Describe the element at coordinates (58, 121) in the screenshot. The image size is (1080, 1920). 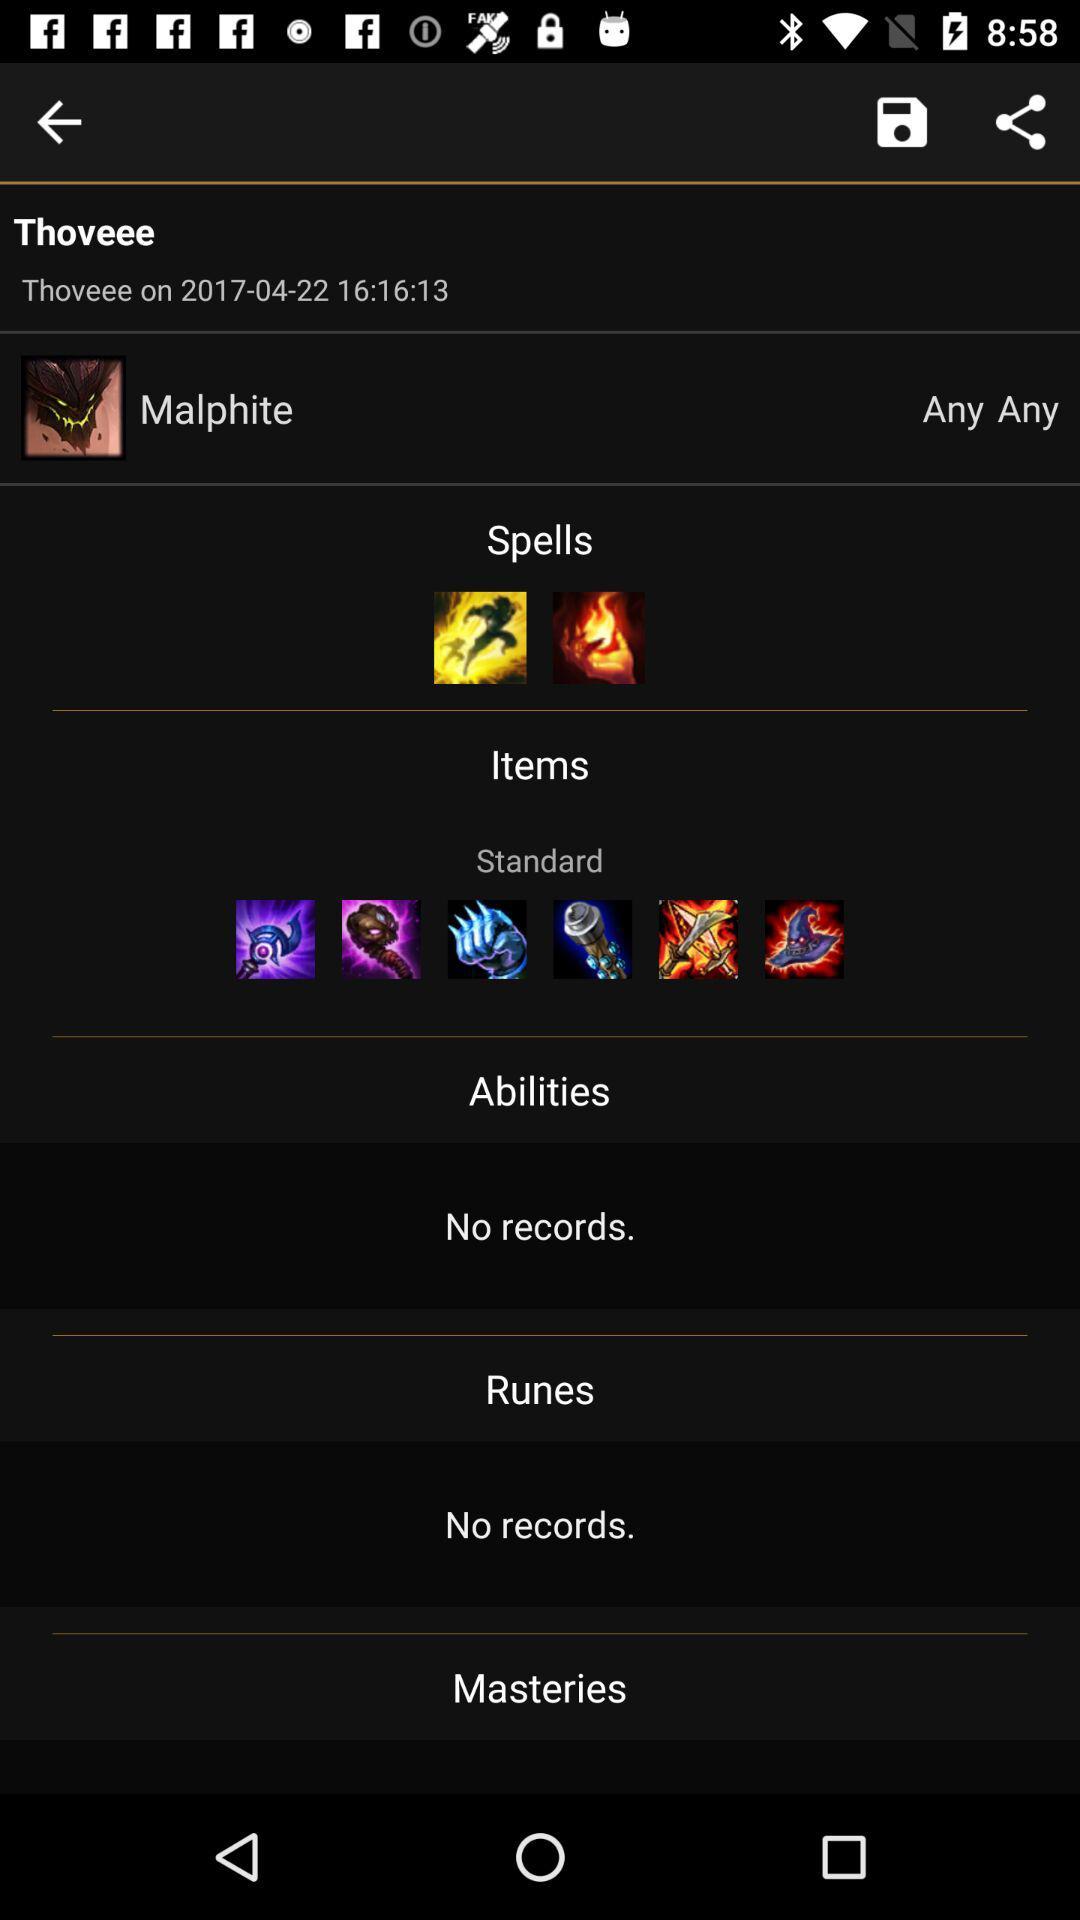
I see `the arrow_backward icon` at that location.